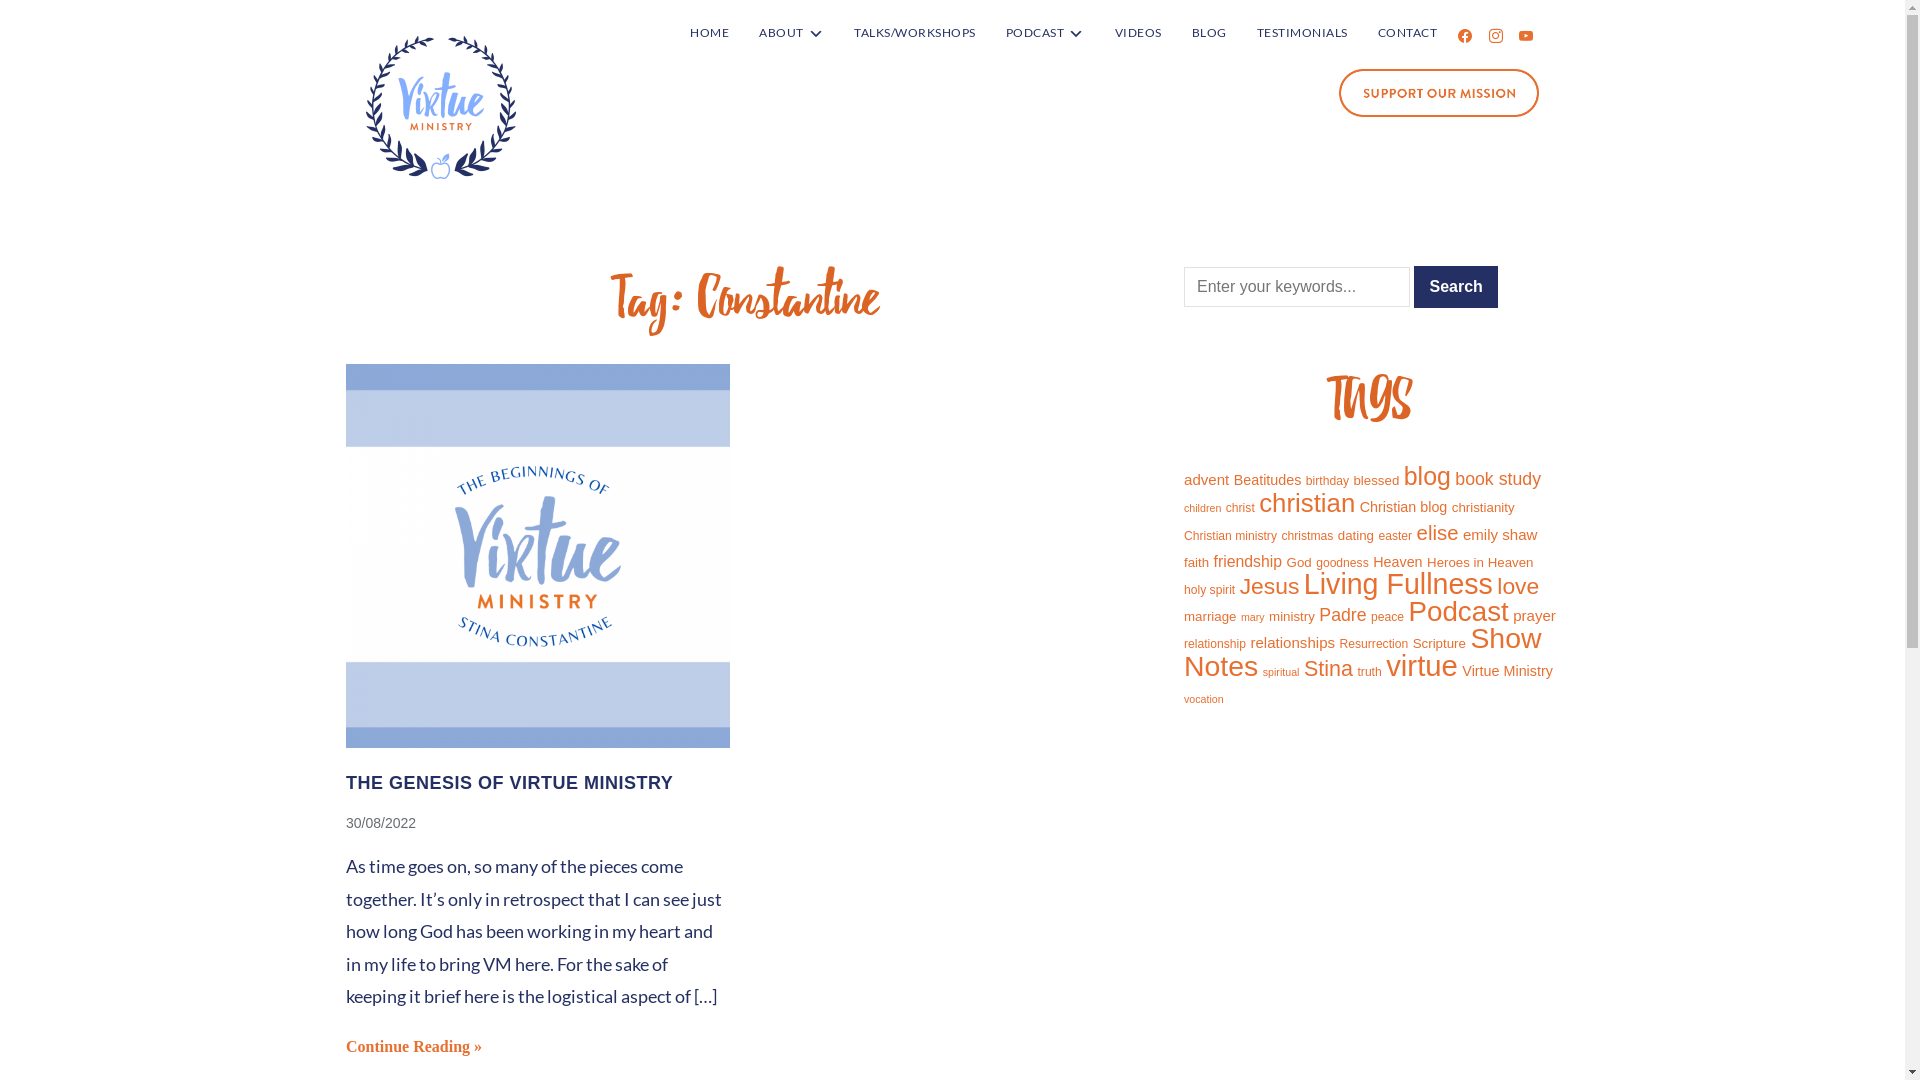 This screenshot has height=1080, width=1920. What do you see at coordinates (1291, 615) in the screenshot?
I see `'ministry'` at bounding box center [1291, 615].